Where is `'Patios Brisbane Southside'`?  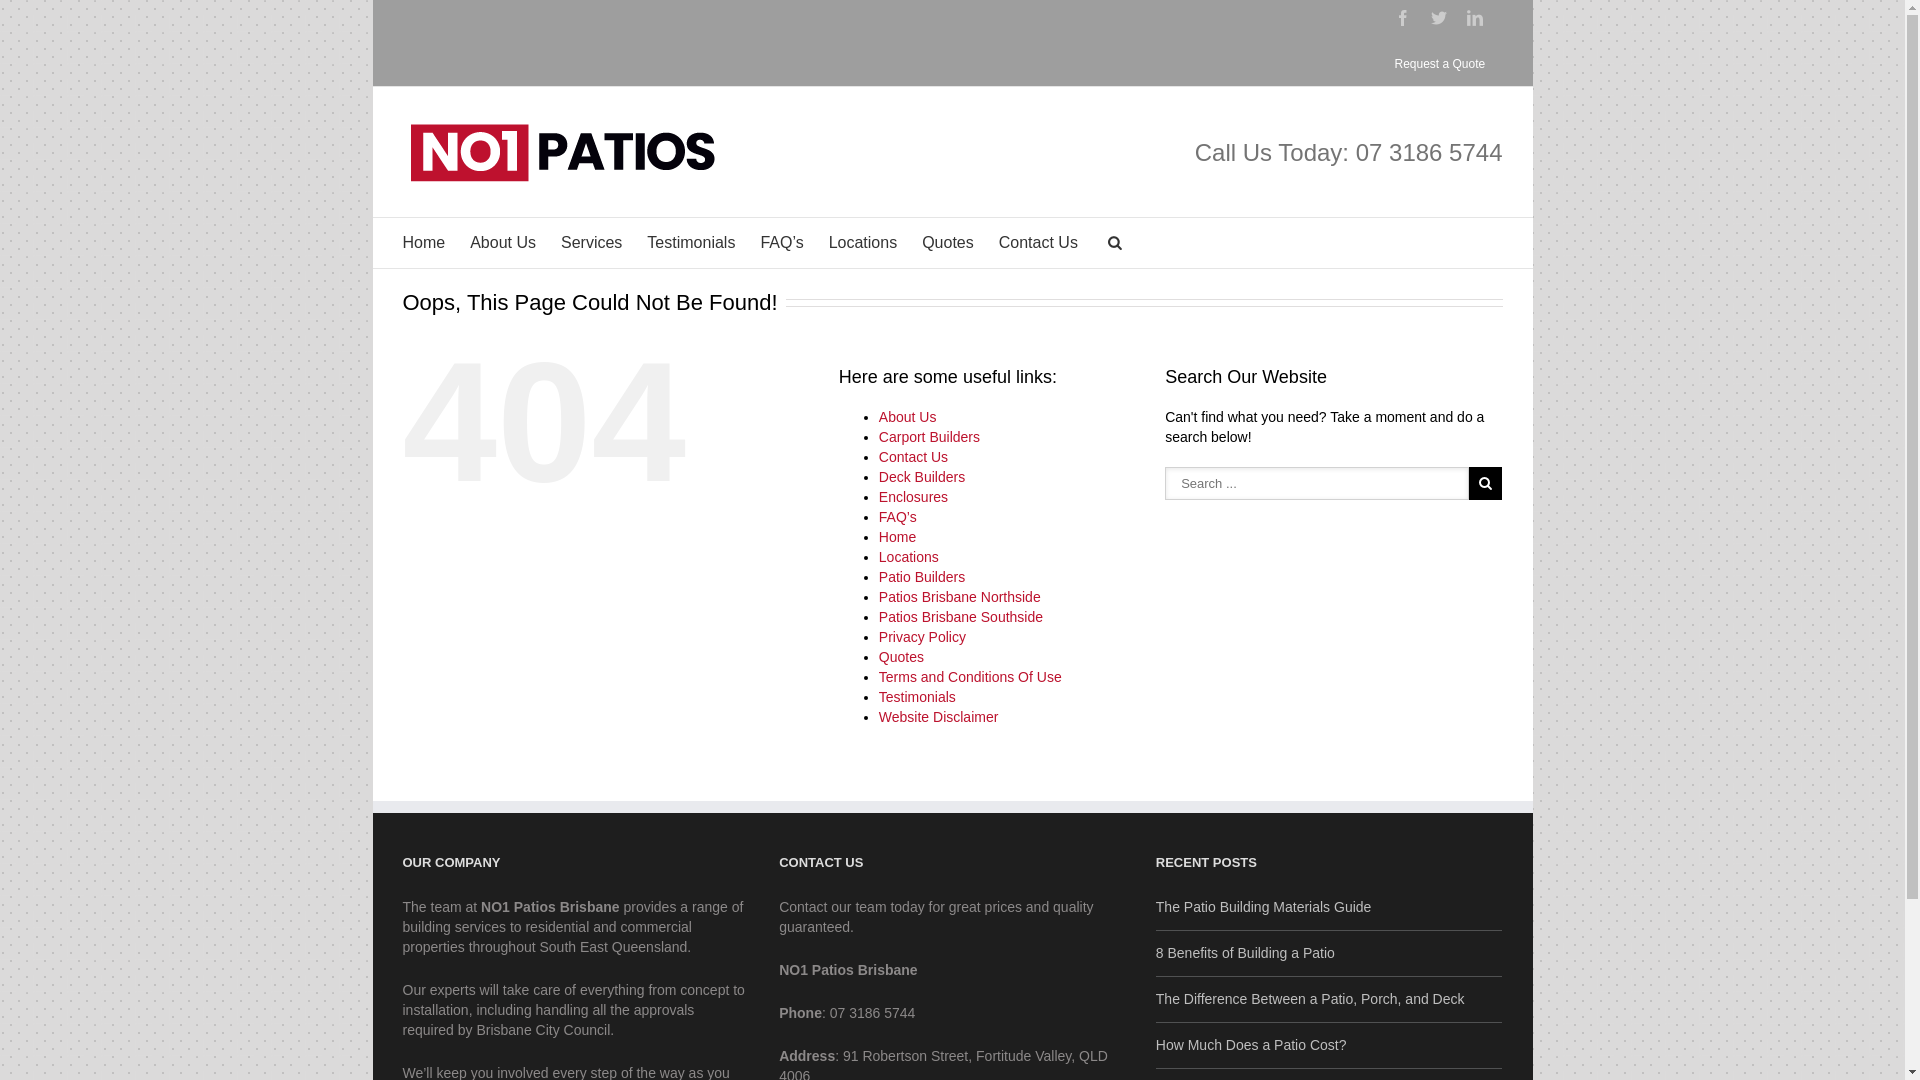 'Patios Brisbane Southside' is located at coordinates (960, 616).